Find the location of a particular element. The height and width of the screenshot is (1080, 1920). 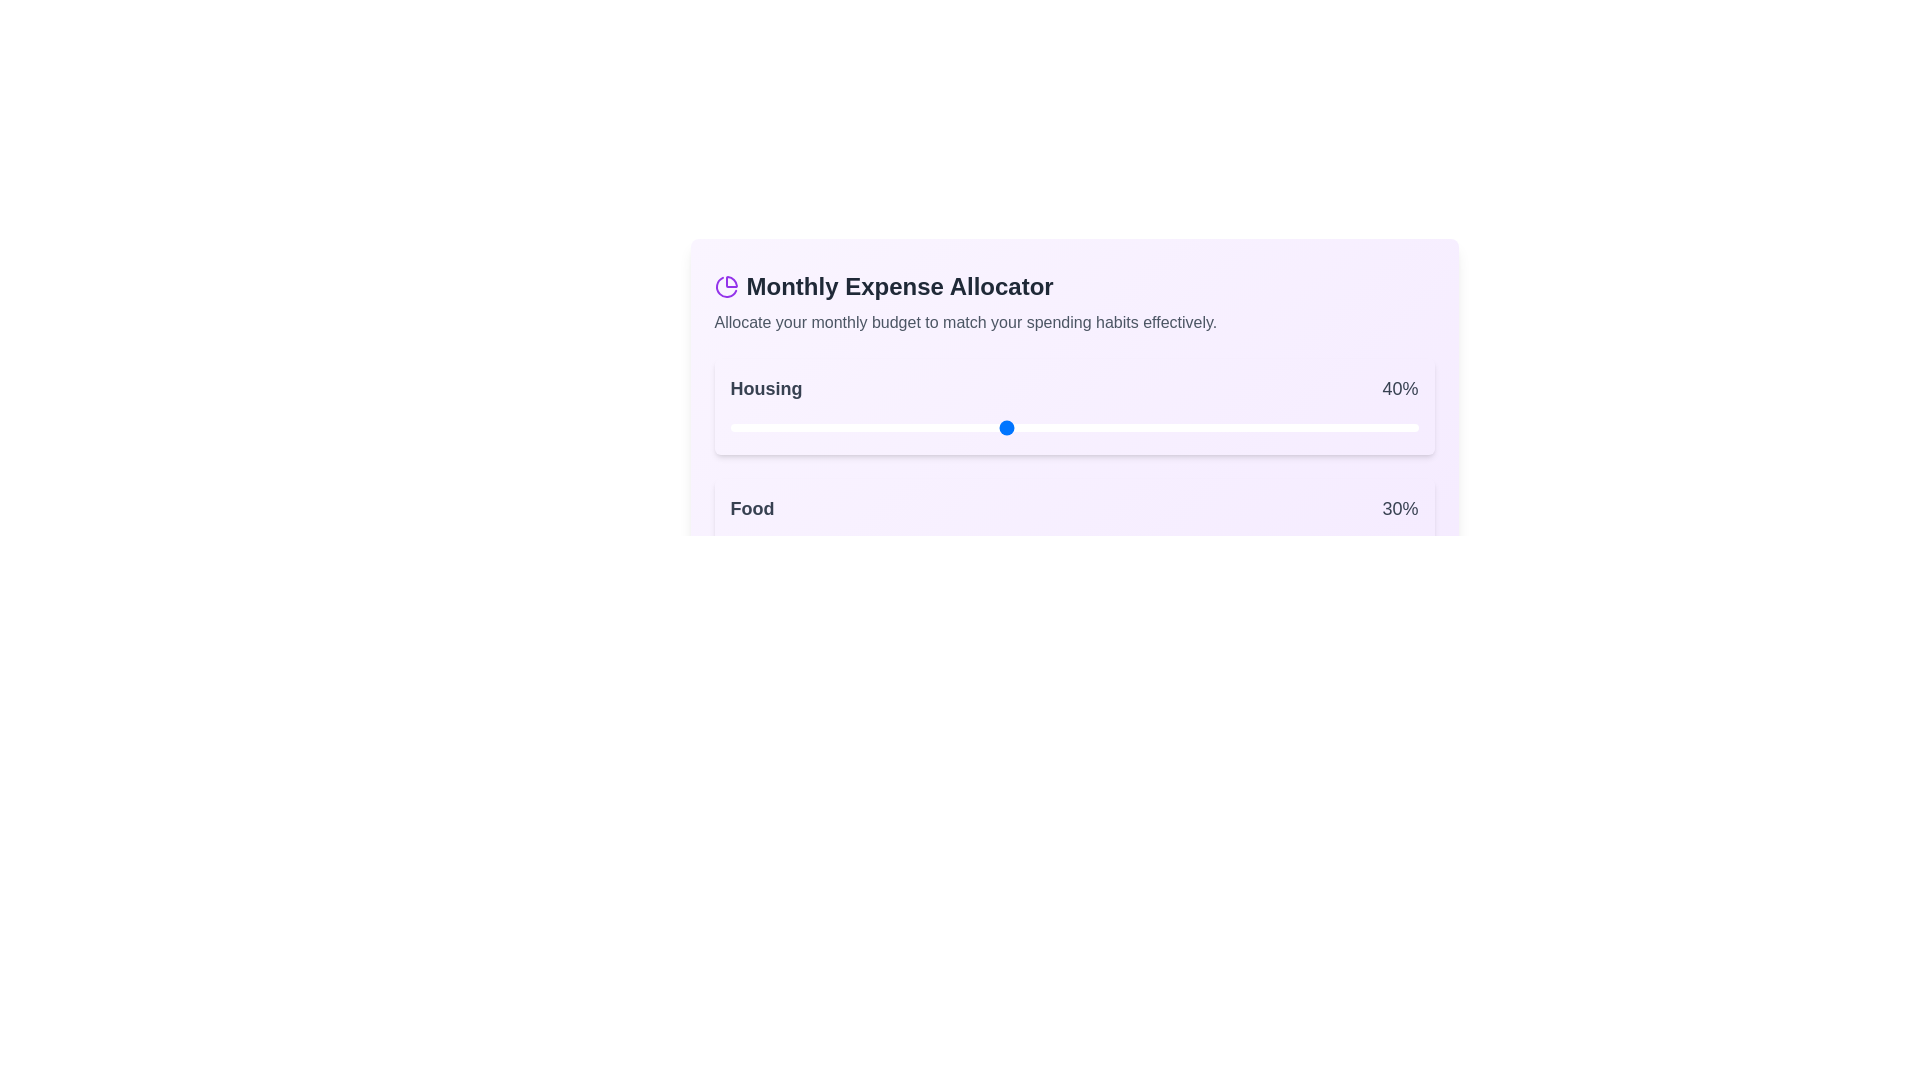

the value of the 'Housing' percentage slider is located at coordinates (1204, 427).